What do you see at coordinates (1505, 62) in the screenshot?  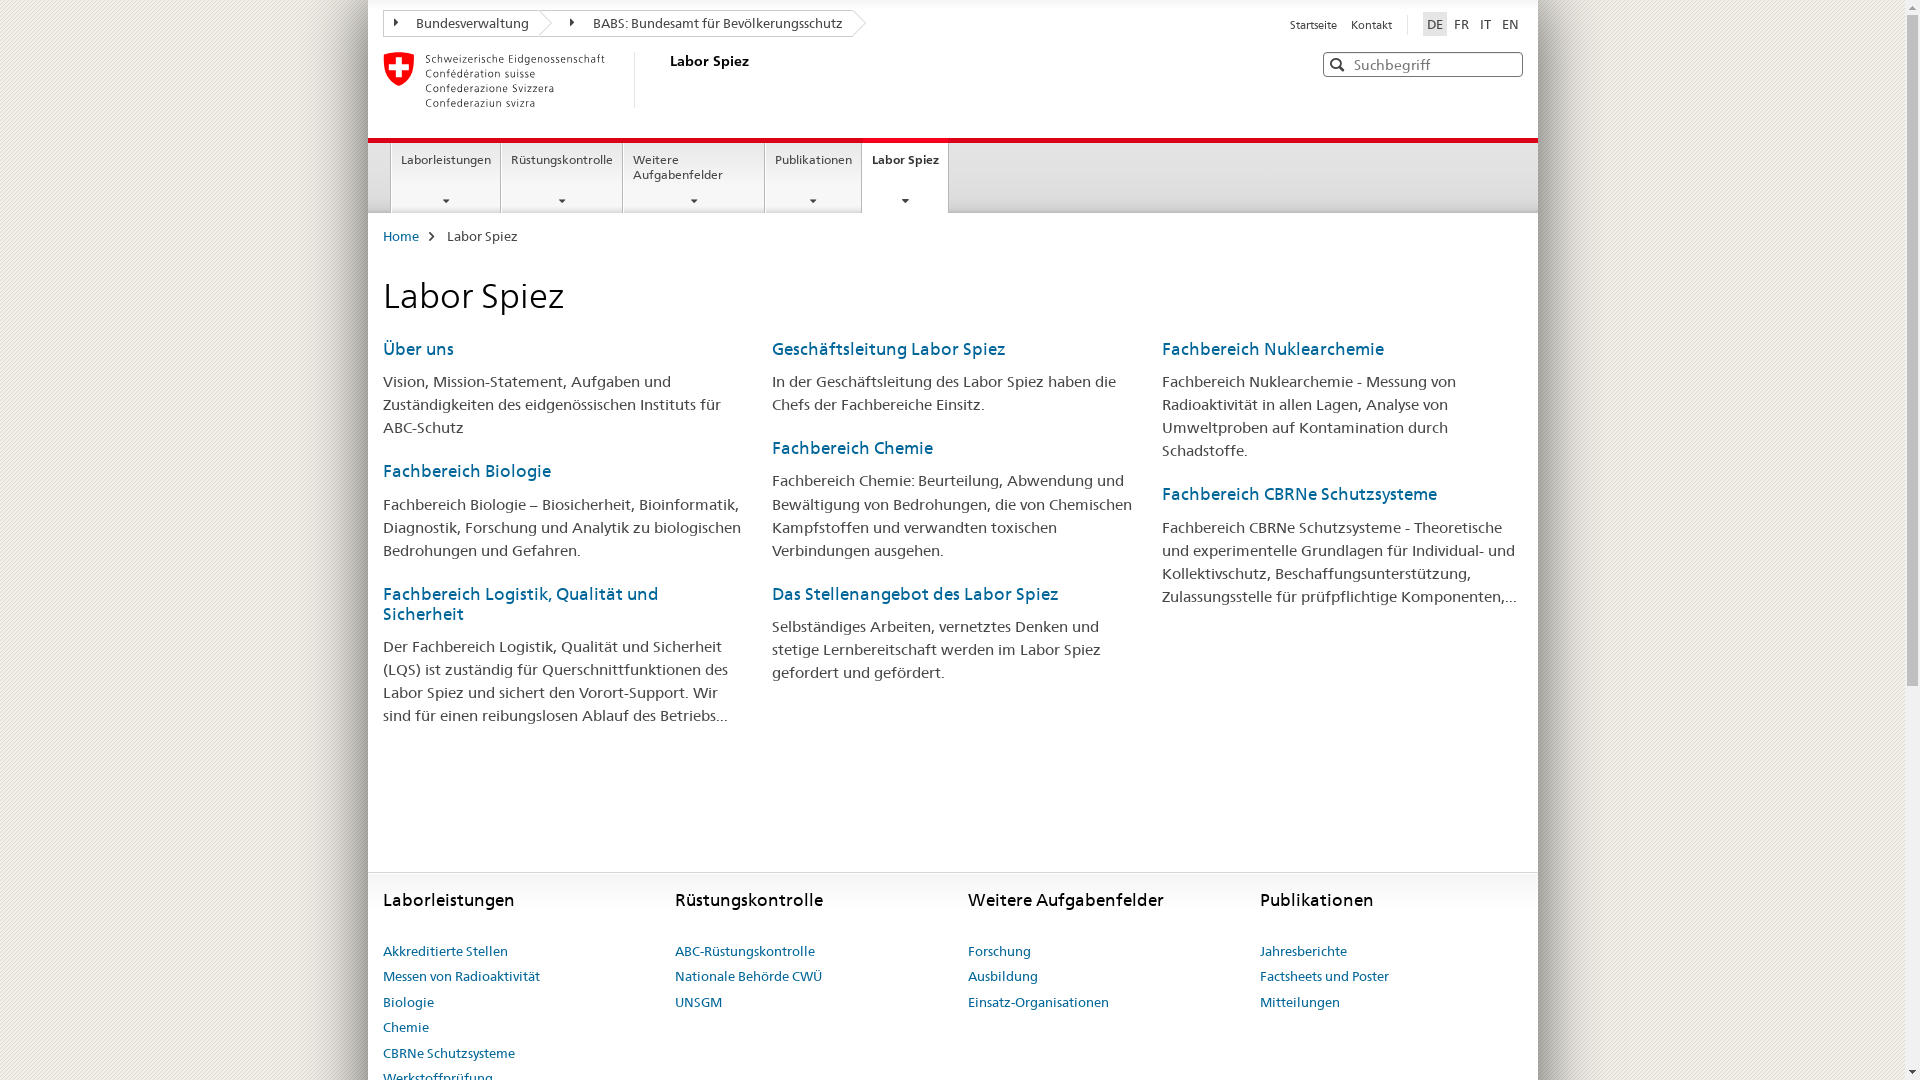 I see `'Clear'` at bounding box center [1505, 62].